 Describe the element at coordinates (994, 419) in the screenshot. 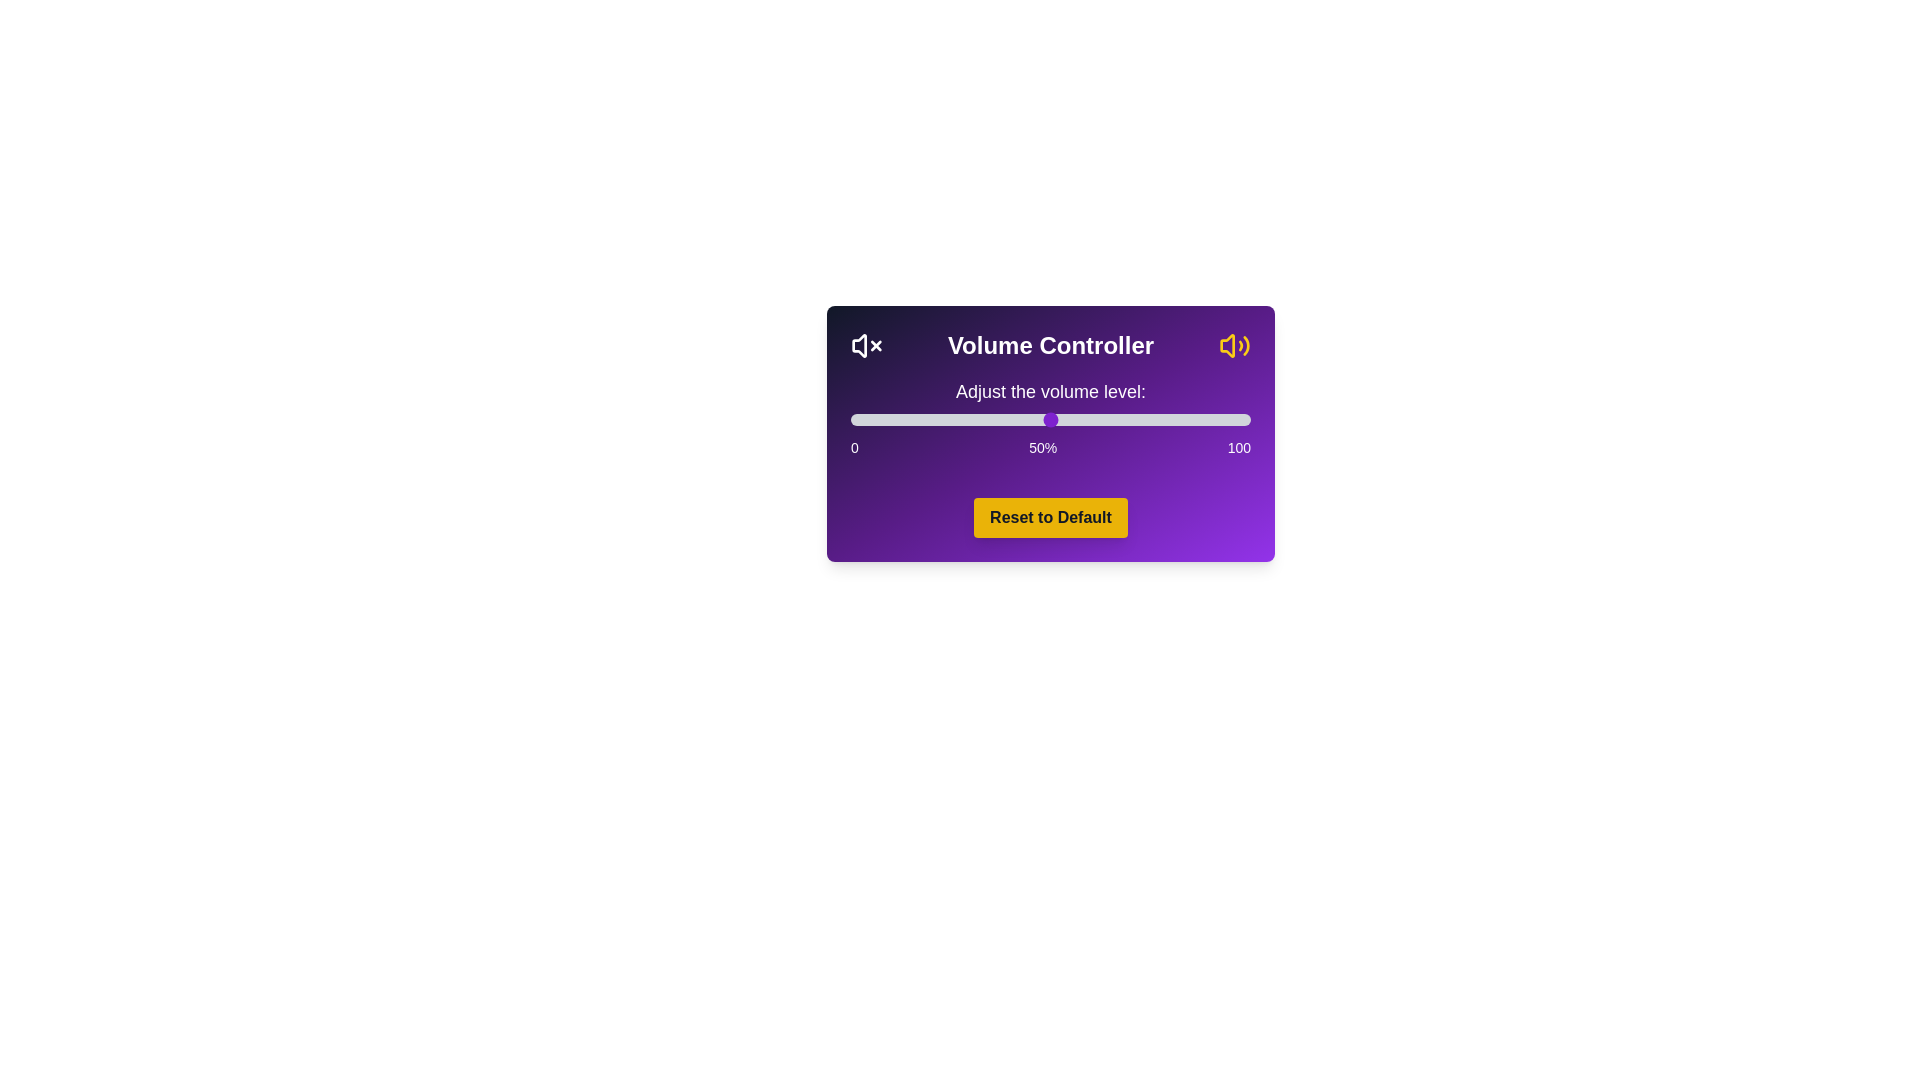

I see `the volume slider to set the volume to 36%` at that location.